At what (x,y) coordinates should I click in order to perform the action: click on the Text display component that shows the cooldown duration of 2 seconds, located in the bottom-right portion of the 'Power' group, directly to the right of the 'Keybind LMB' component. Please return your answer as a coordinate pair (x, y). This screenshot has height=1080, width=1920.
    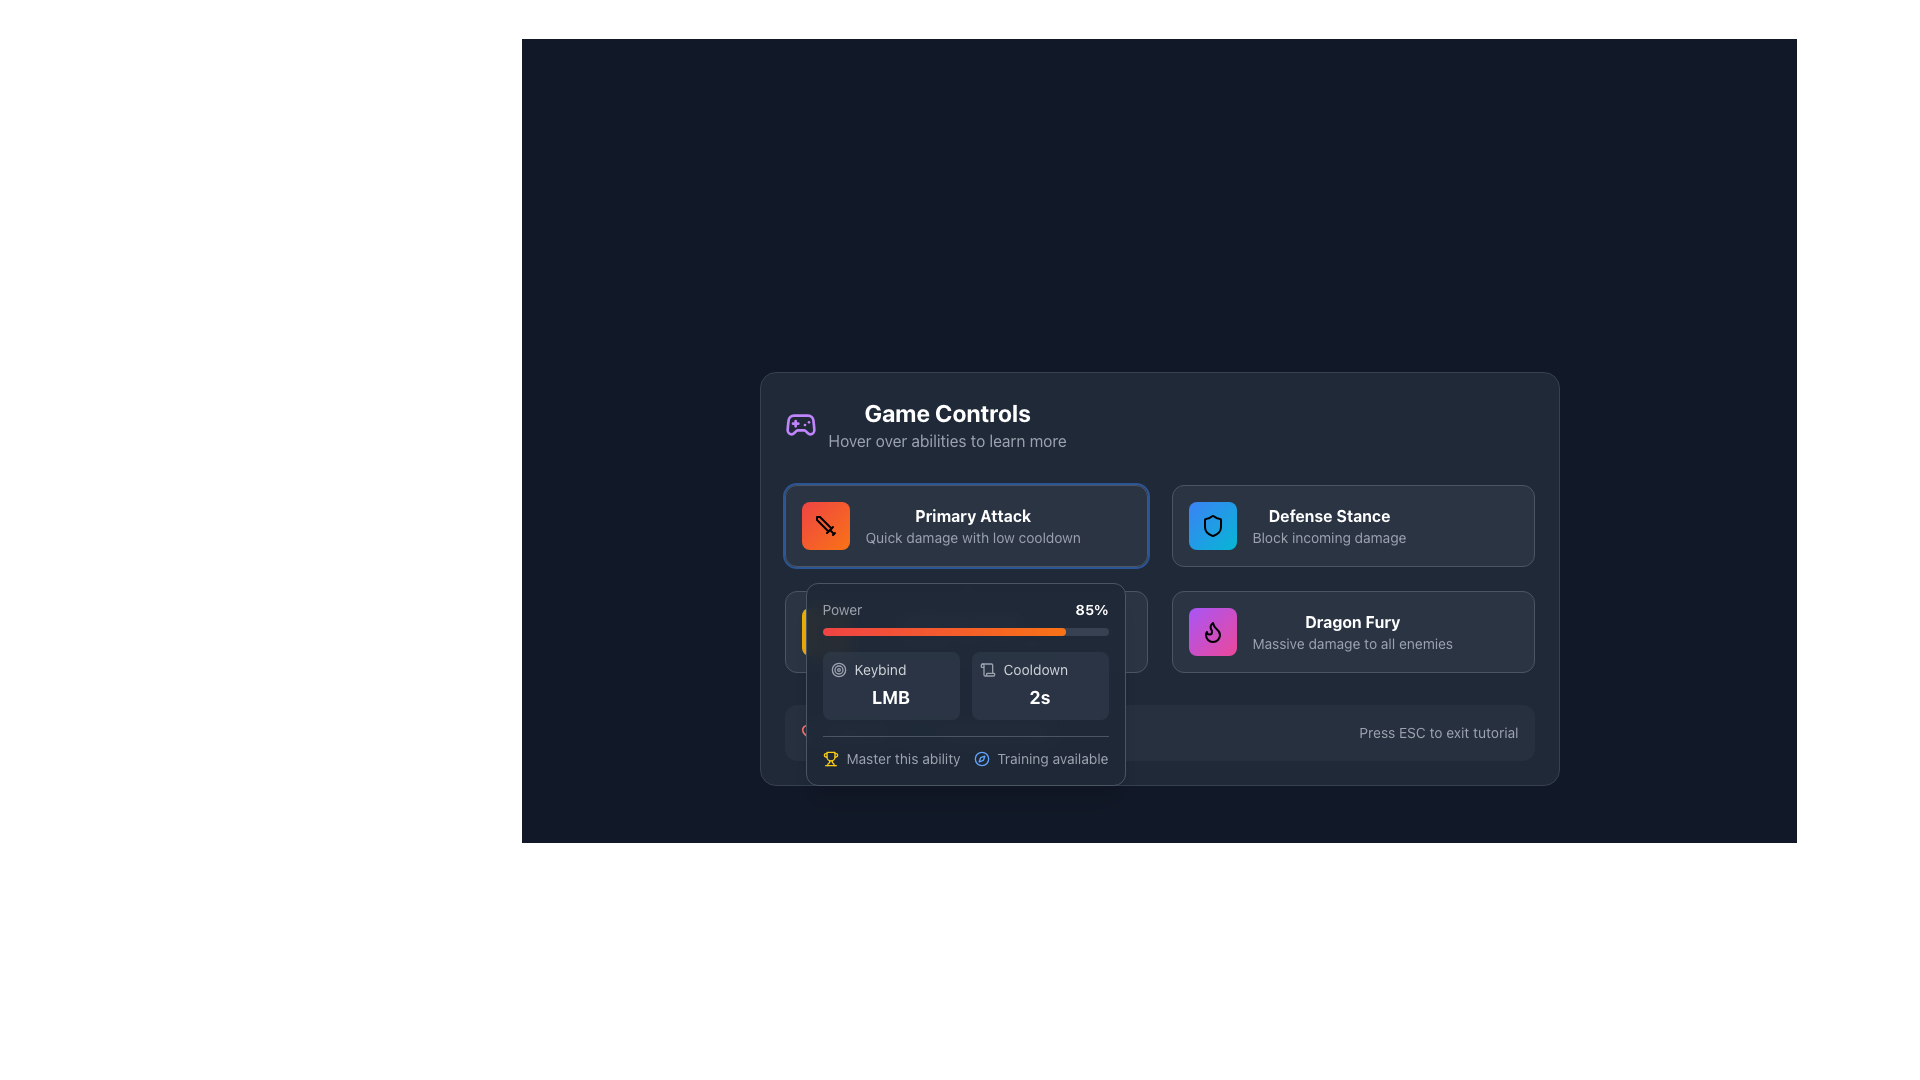
    Looking at the image, I should click on (1040, 685).